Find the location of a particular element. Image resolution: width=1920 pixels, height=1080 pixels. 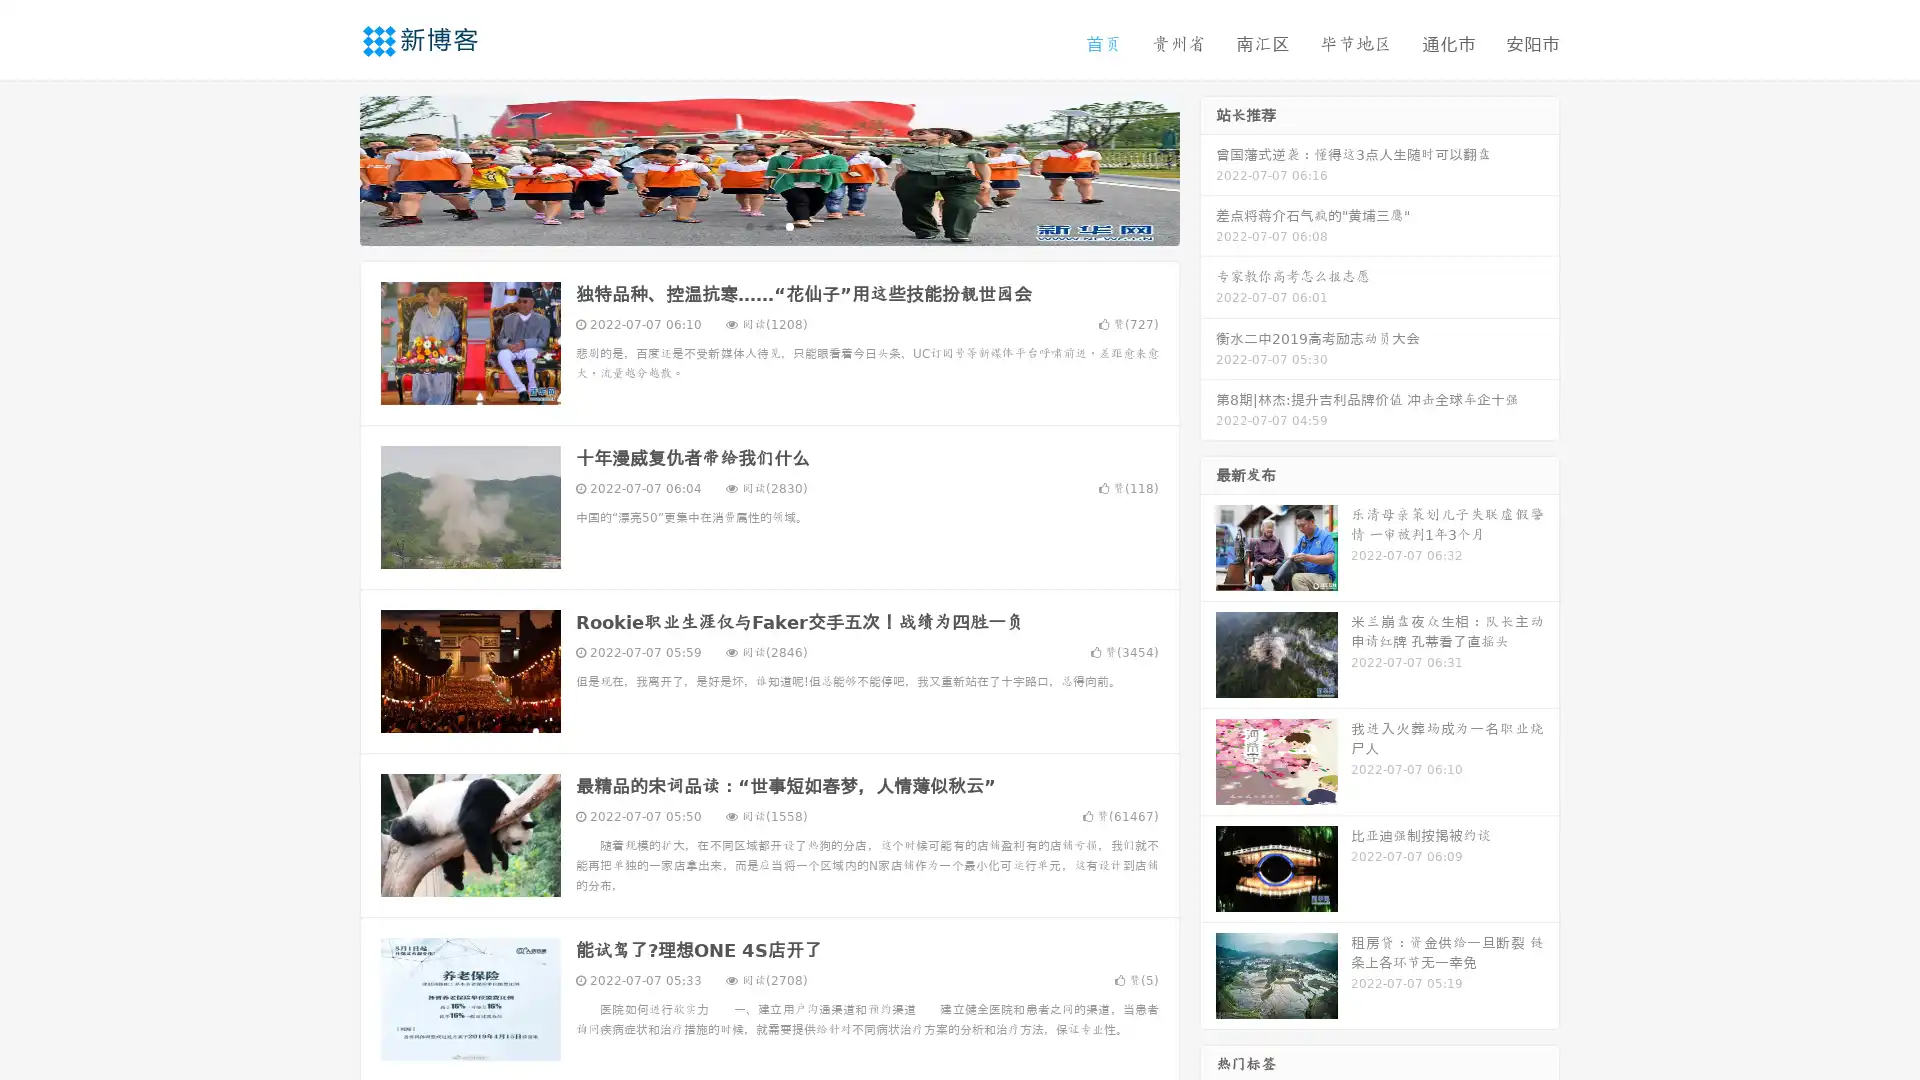

Go to slide 1 is located at coordinates (748, 225).